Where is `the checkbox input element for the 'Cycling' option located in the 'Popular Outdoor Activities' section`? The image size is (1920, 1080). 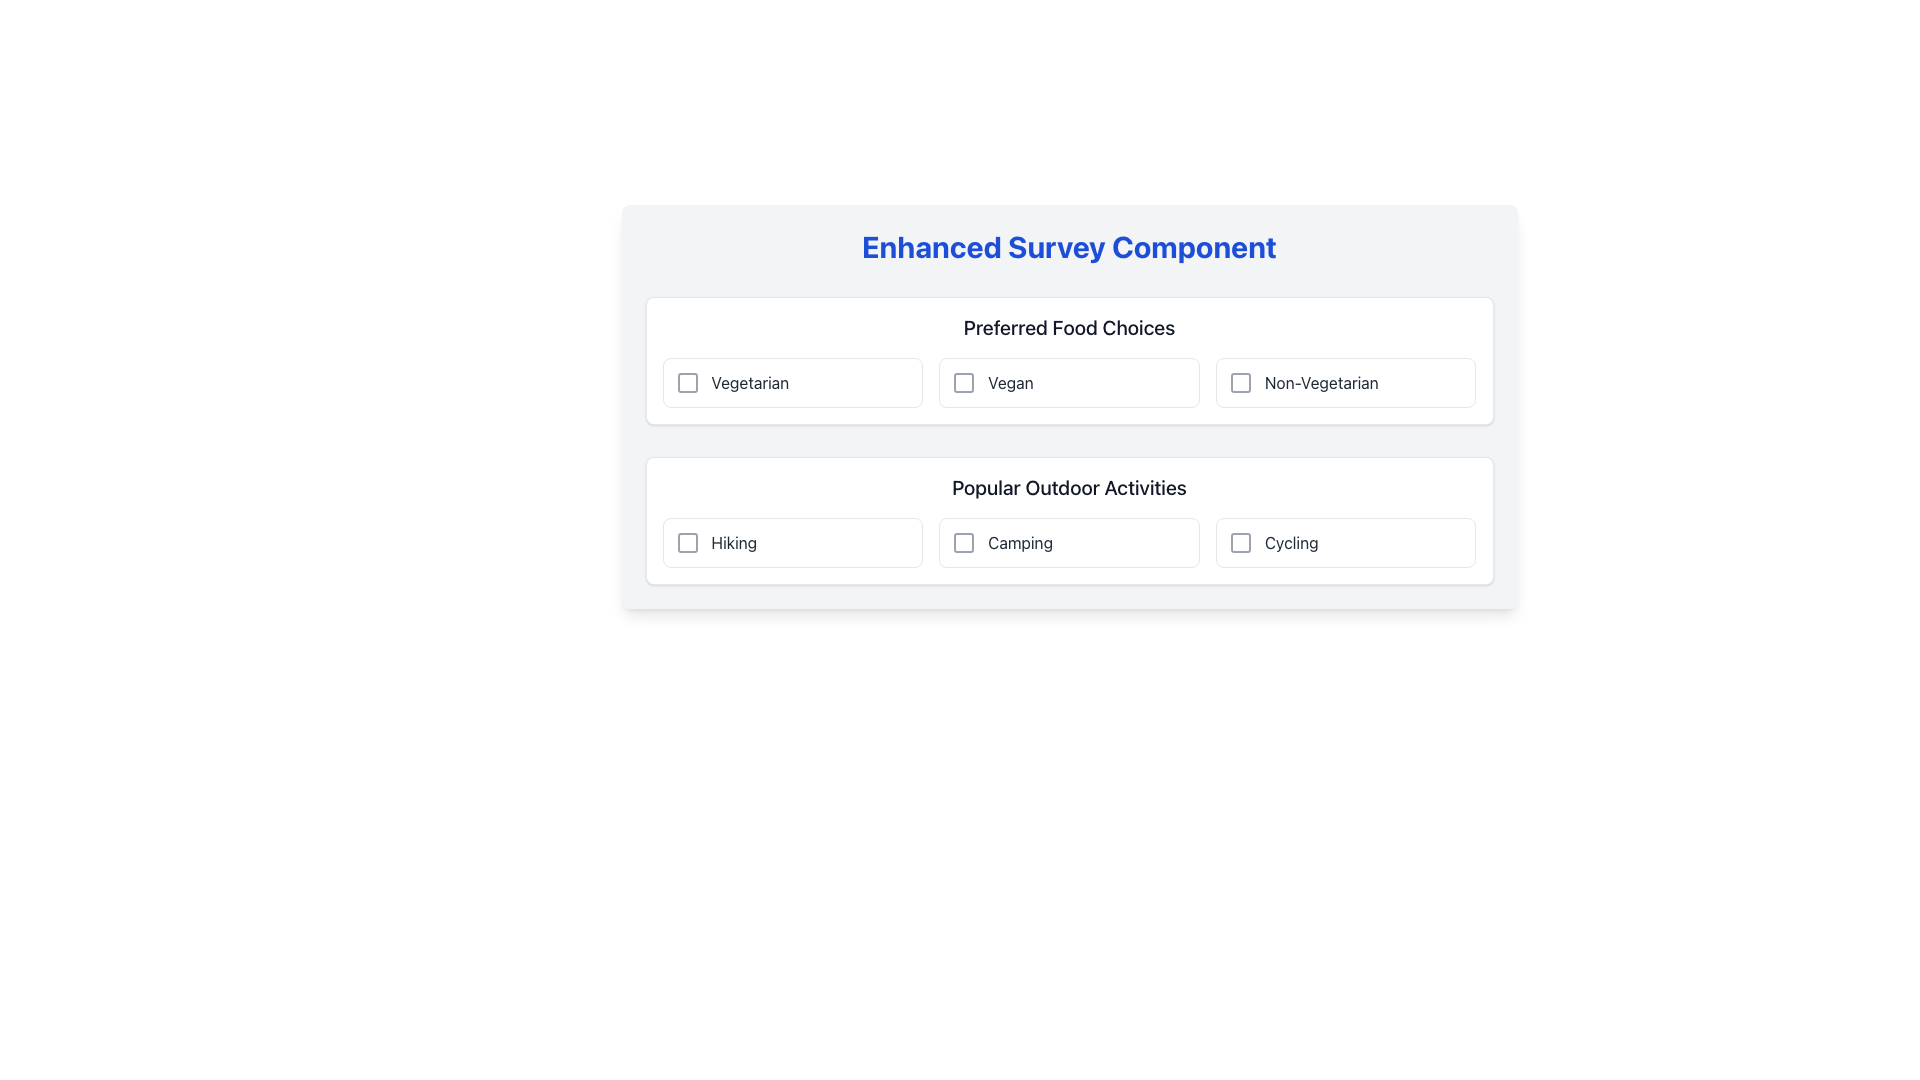 the checkbox input element for the 'Cycling' option located in the 'Popular Outdoor Activities' section is located at coordinates (1239, 543).